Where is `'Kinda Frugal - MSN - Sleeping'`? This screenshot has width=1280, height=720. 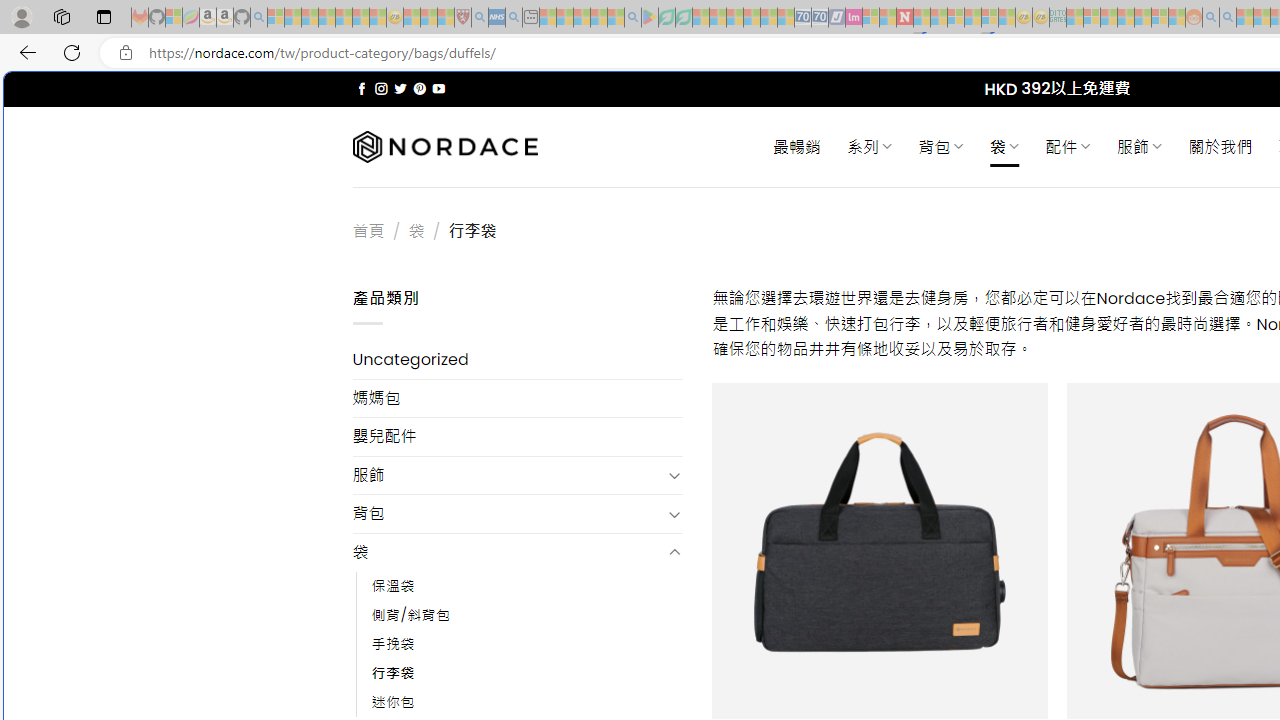
'Kinda Frugal - MSN - Sleeping' is located at coordinates (1143, 17).